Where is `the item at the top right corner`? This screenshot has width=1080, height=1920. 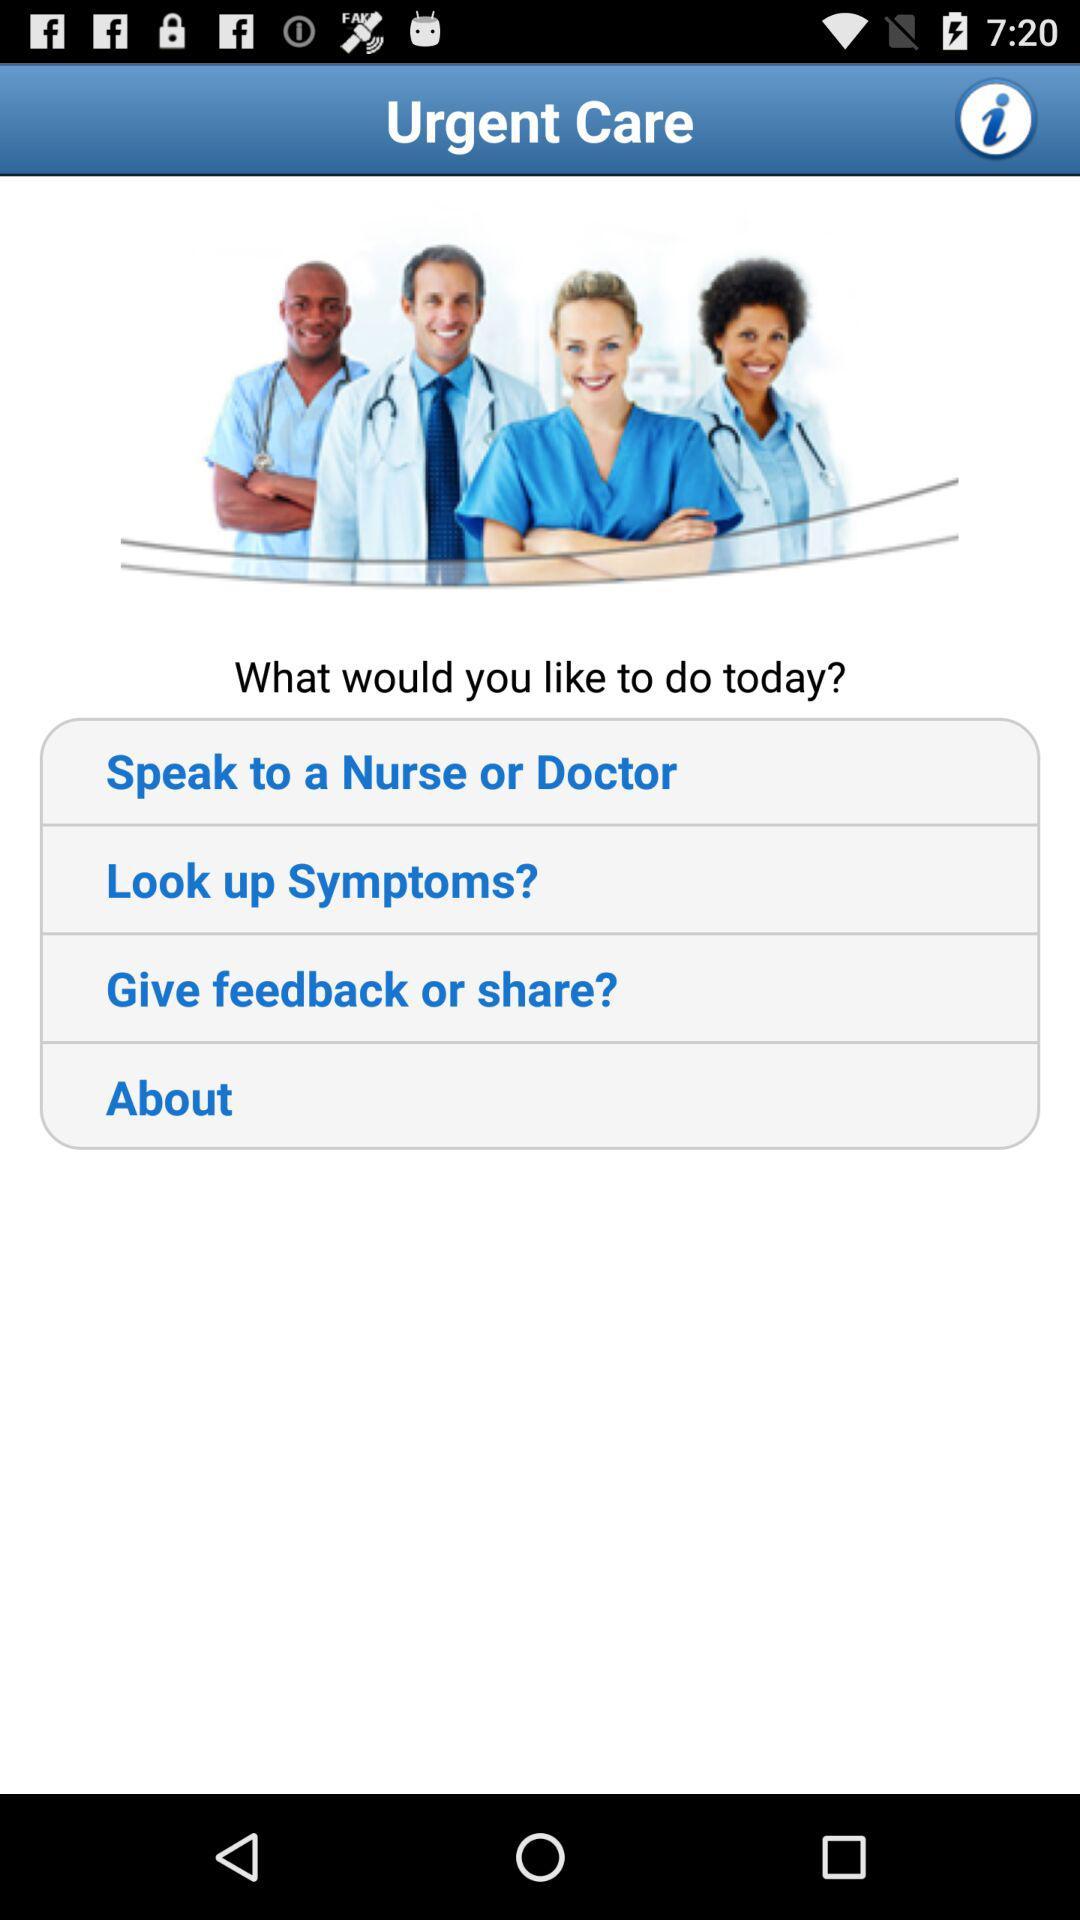 the item at the top right corner is located at coordinates (997, 118).